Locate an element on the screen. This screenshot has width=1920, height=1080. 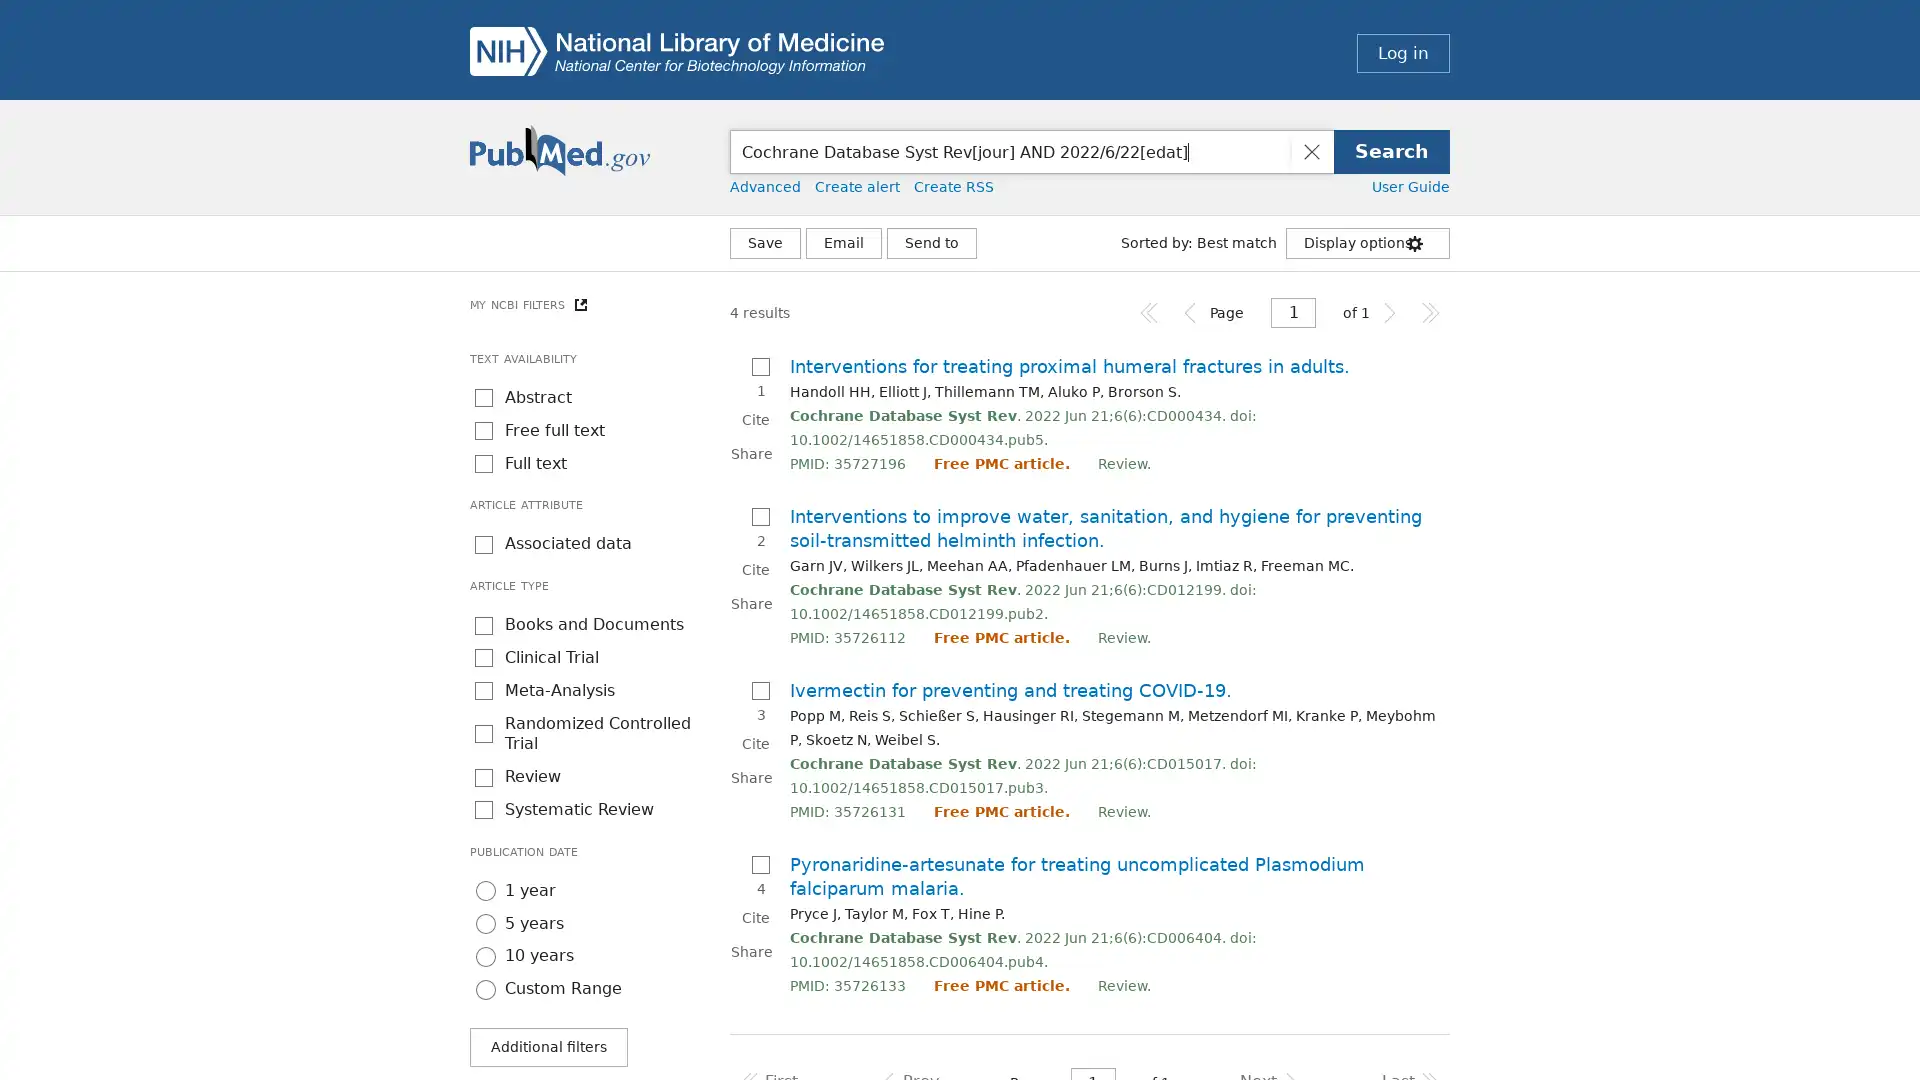
Additional filters is located at coordinates (548, 1045).